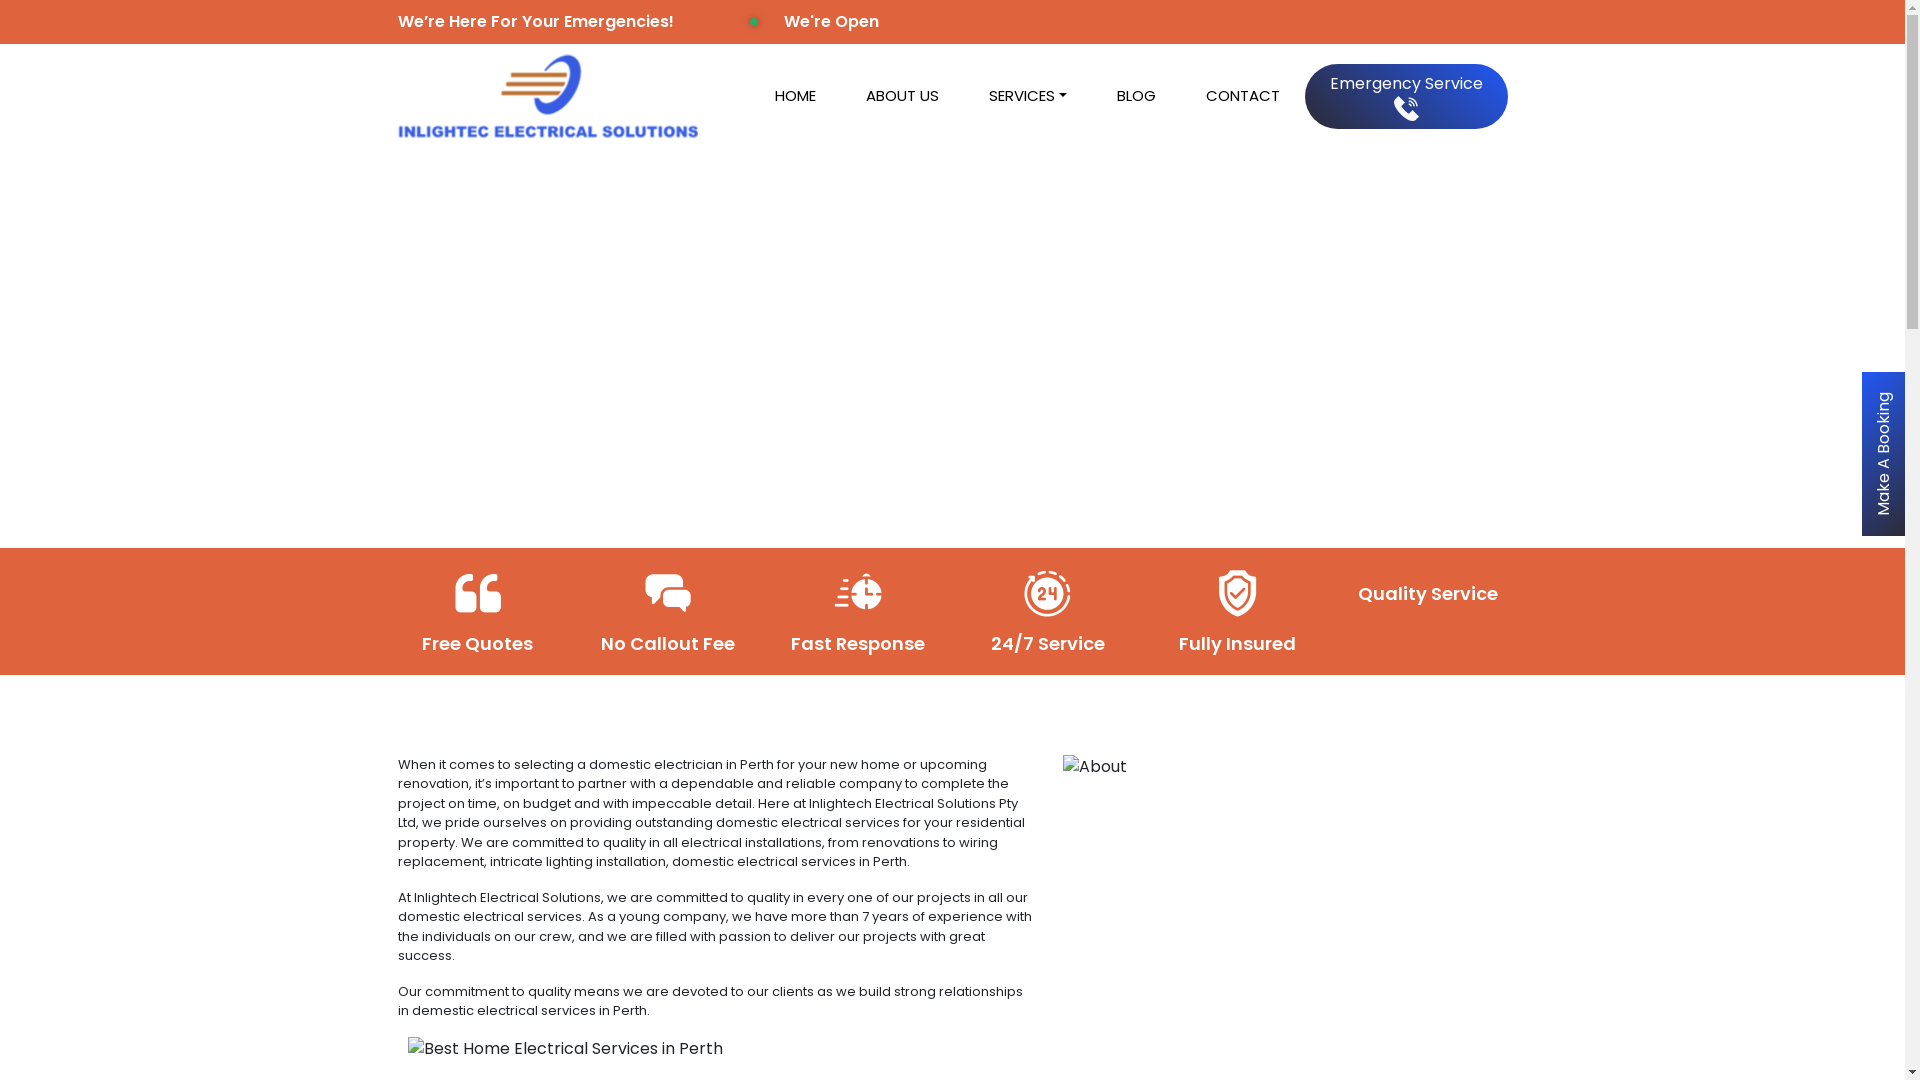  Describe the element at coordinates (1404, 96) in the screenshot. I see `'Emergency Service'` at that location.